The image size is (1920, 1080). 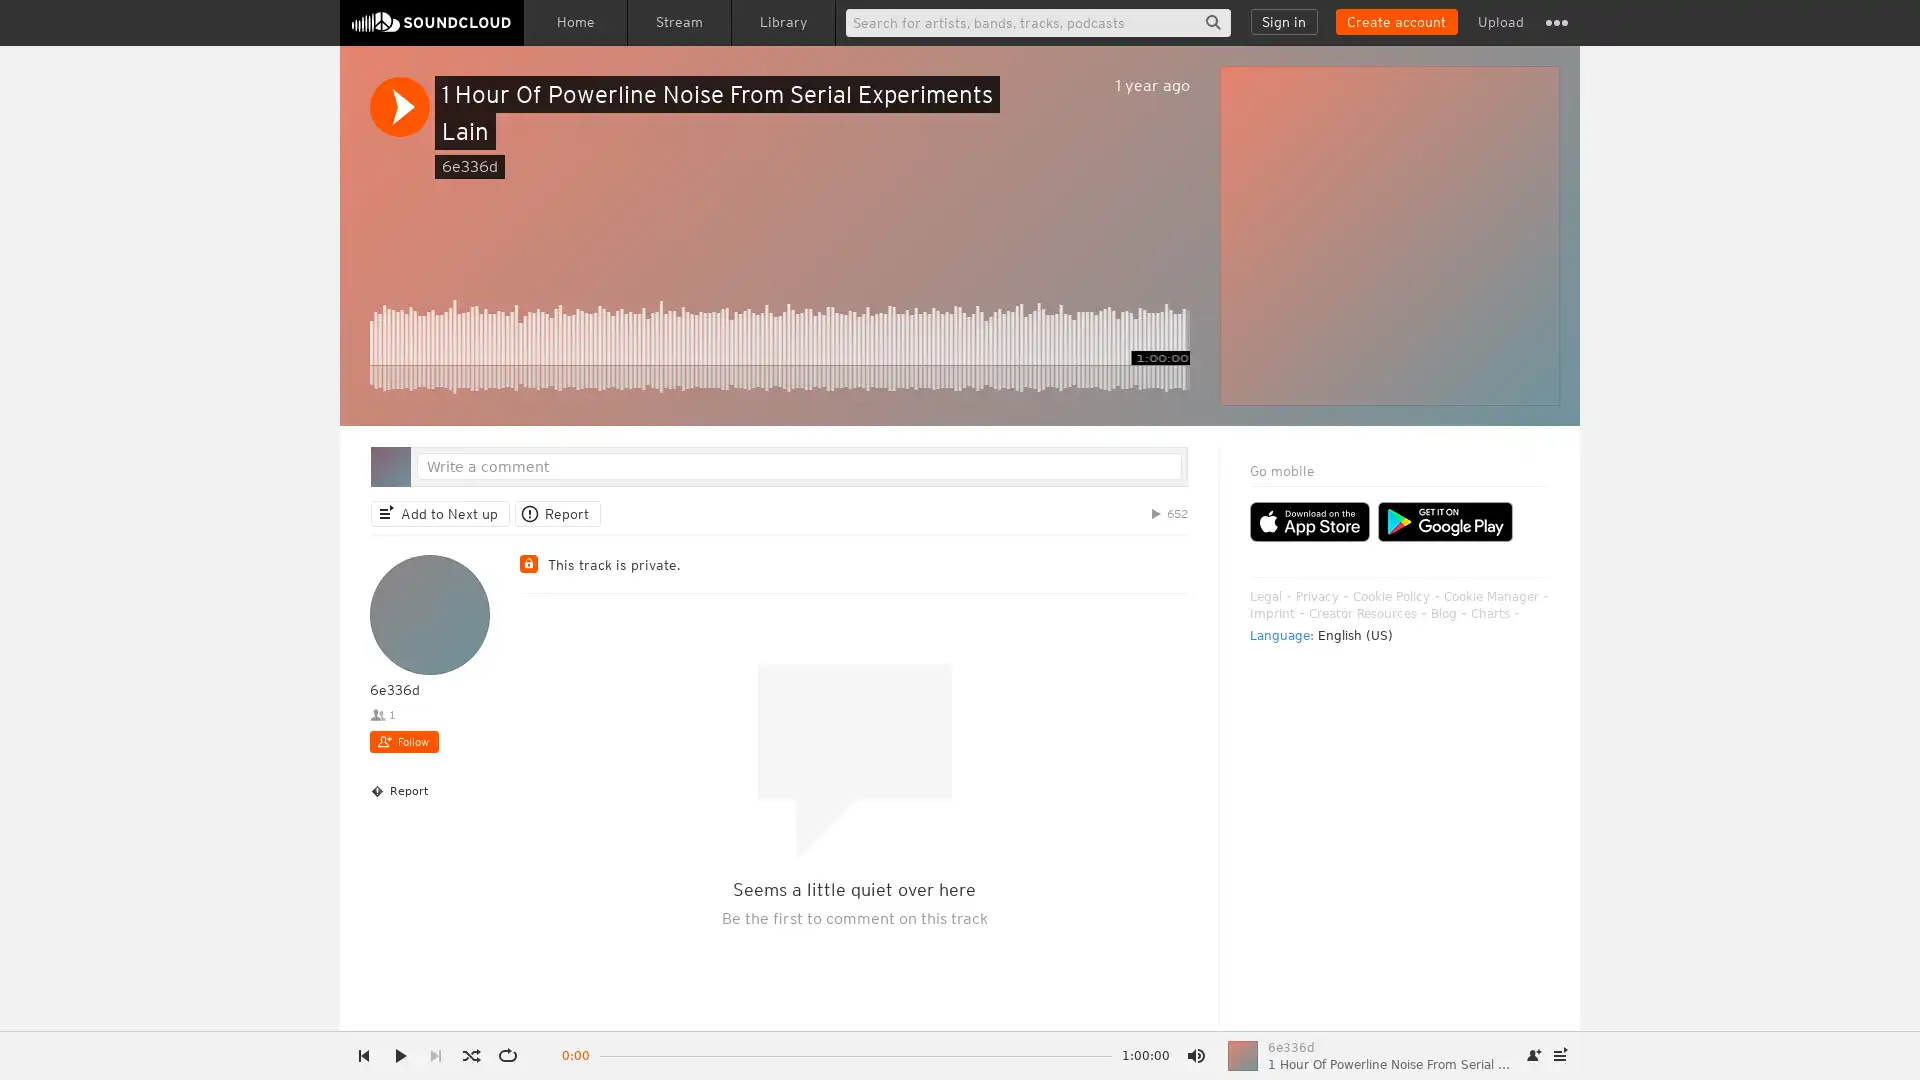 I want to click on Follow, so click(x=1534, y=1055).